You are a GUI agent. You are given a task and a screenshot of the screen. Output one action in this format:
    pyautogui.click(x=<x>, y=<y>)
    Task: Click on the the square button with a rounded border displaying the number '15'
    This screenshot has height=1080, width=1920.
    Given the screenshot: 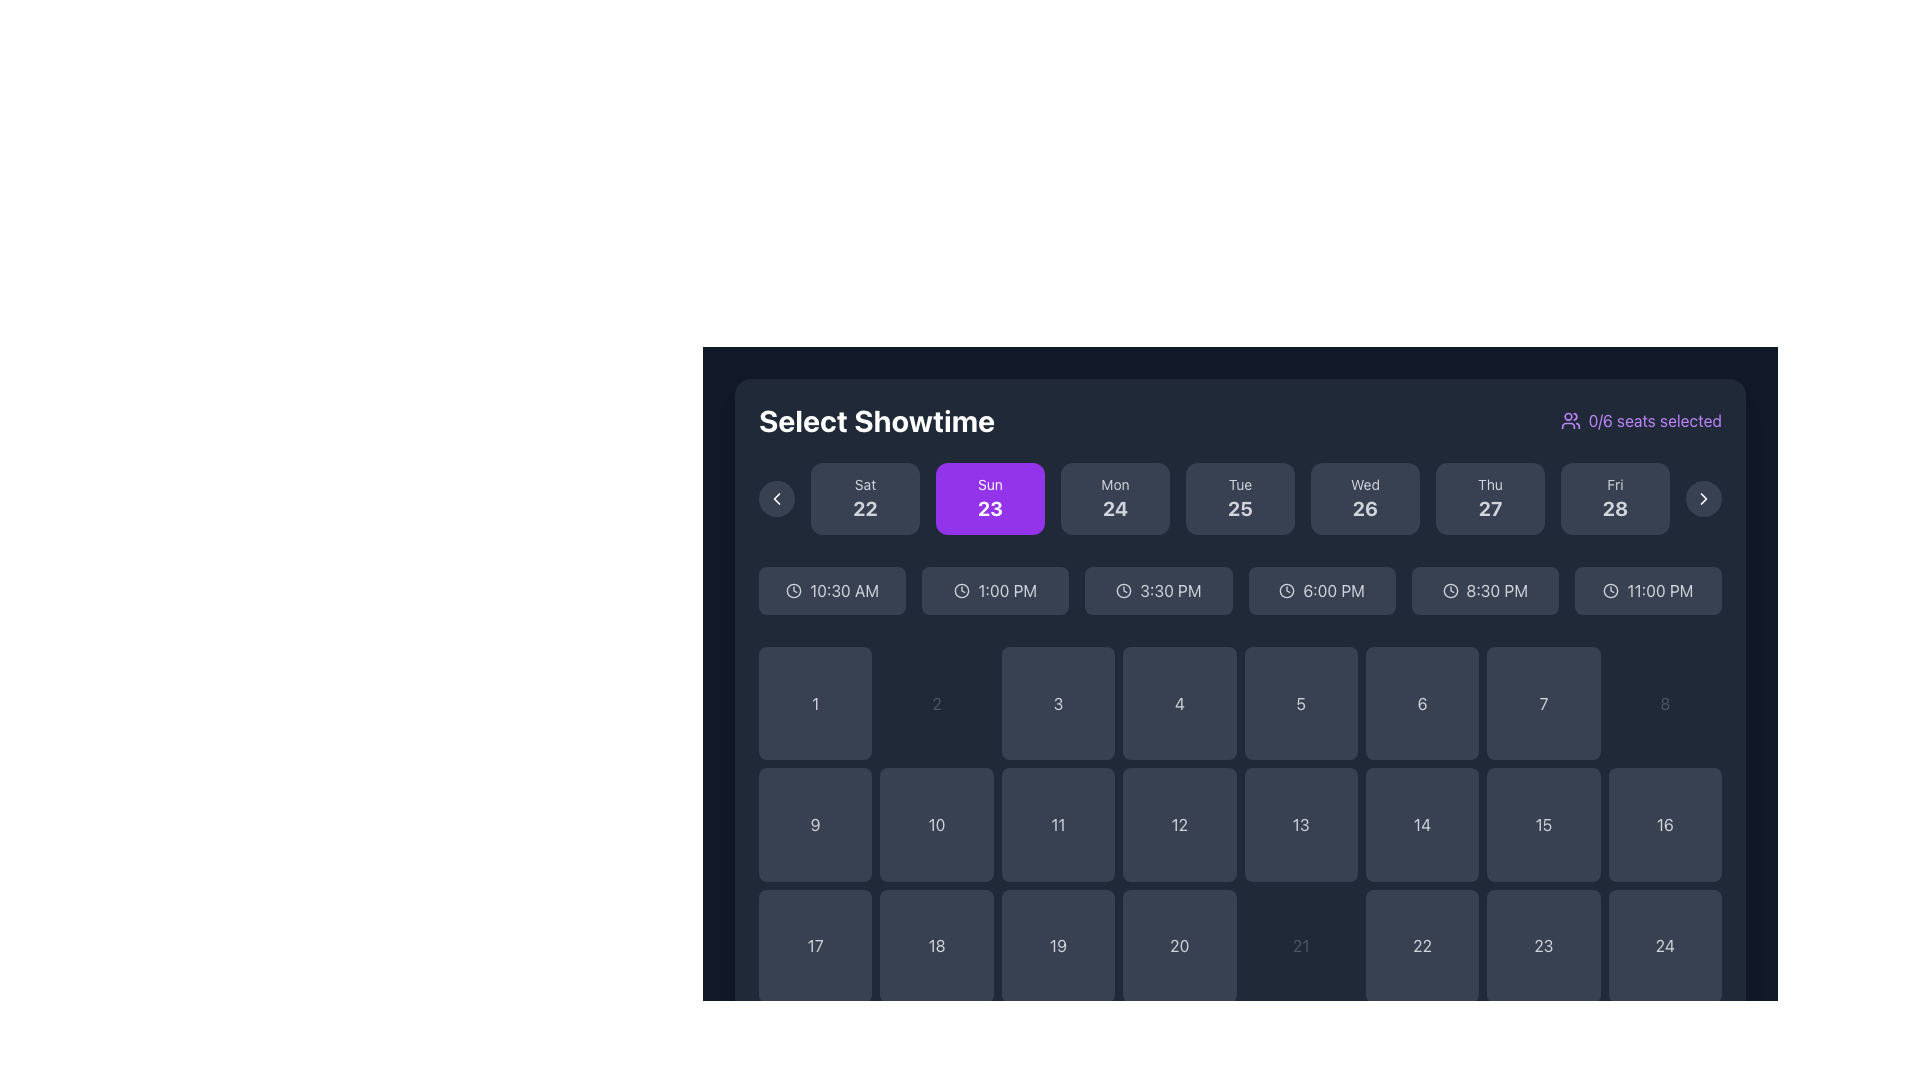 What is the action you would take?
    pyautogui.click(x=1542, y=825)
    